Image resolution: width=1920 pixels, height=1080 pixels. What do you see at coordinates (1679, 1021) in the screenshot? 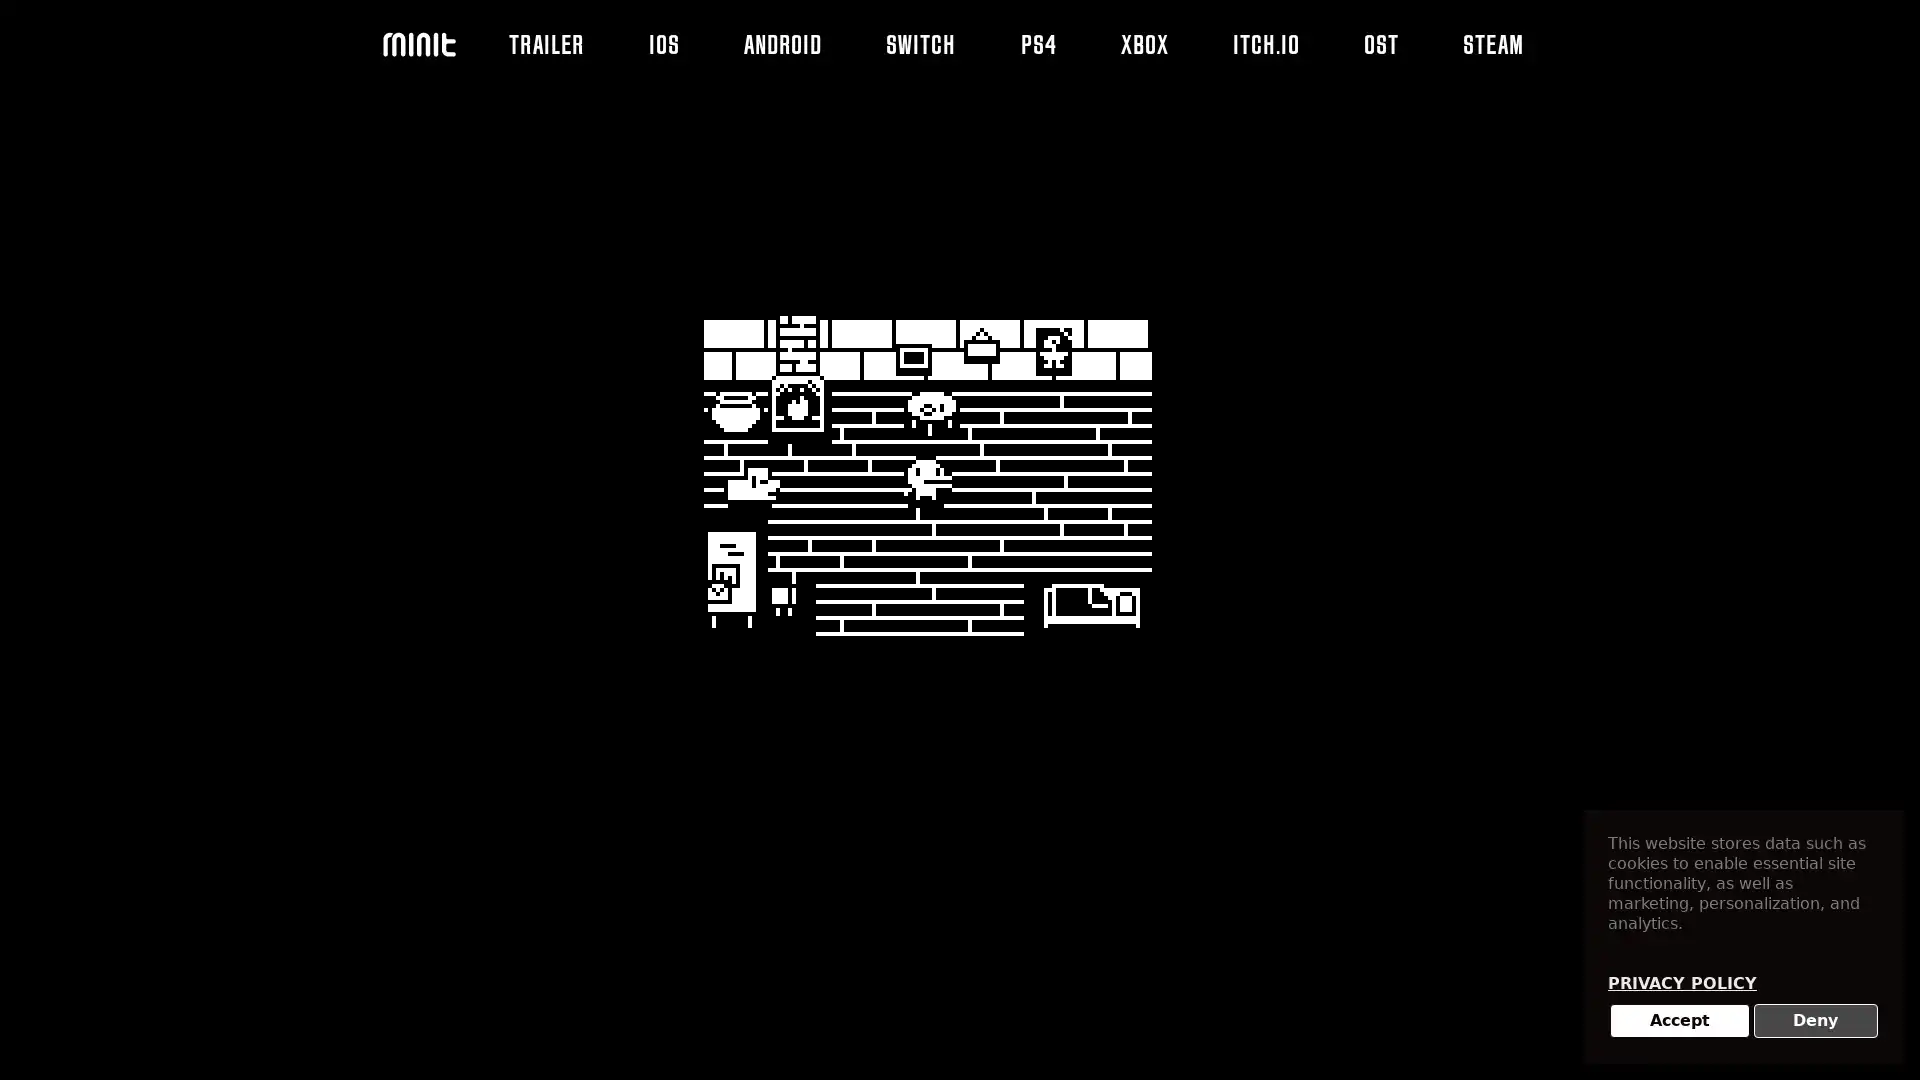
I see `Accept` at bounding box center [1679, 1021].